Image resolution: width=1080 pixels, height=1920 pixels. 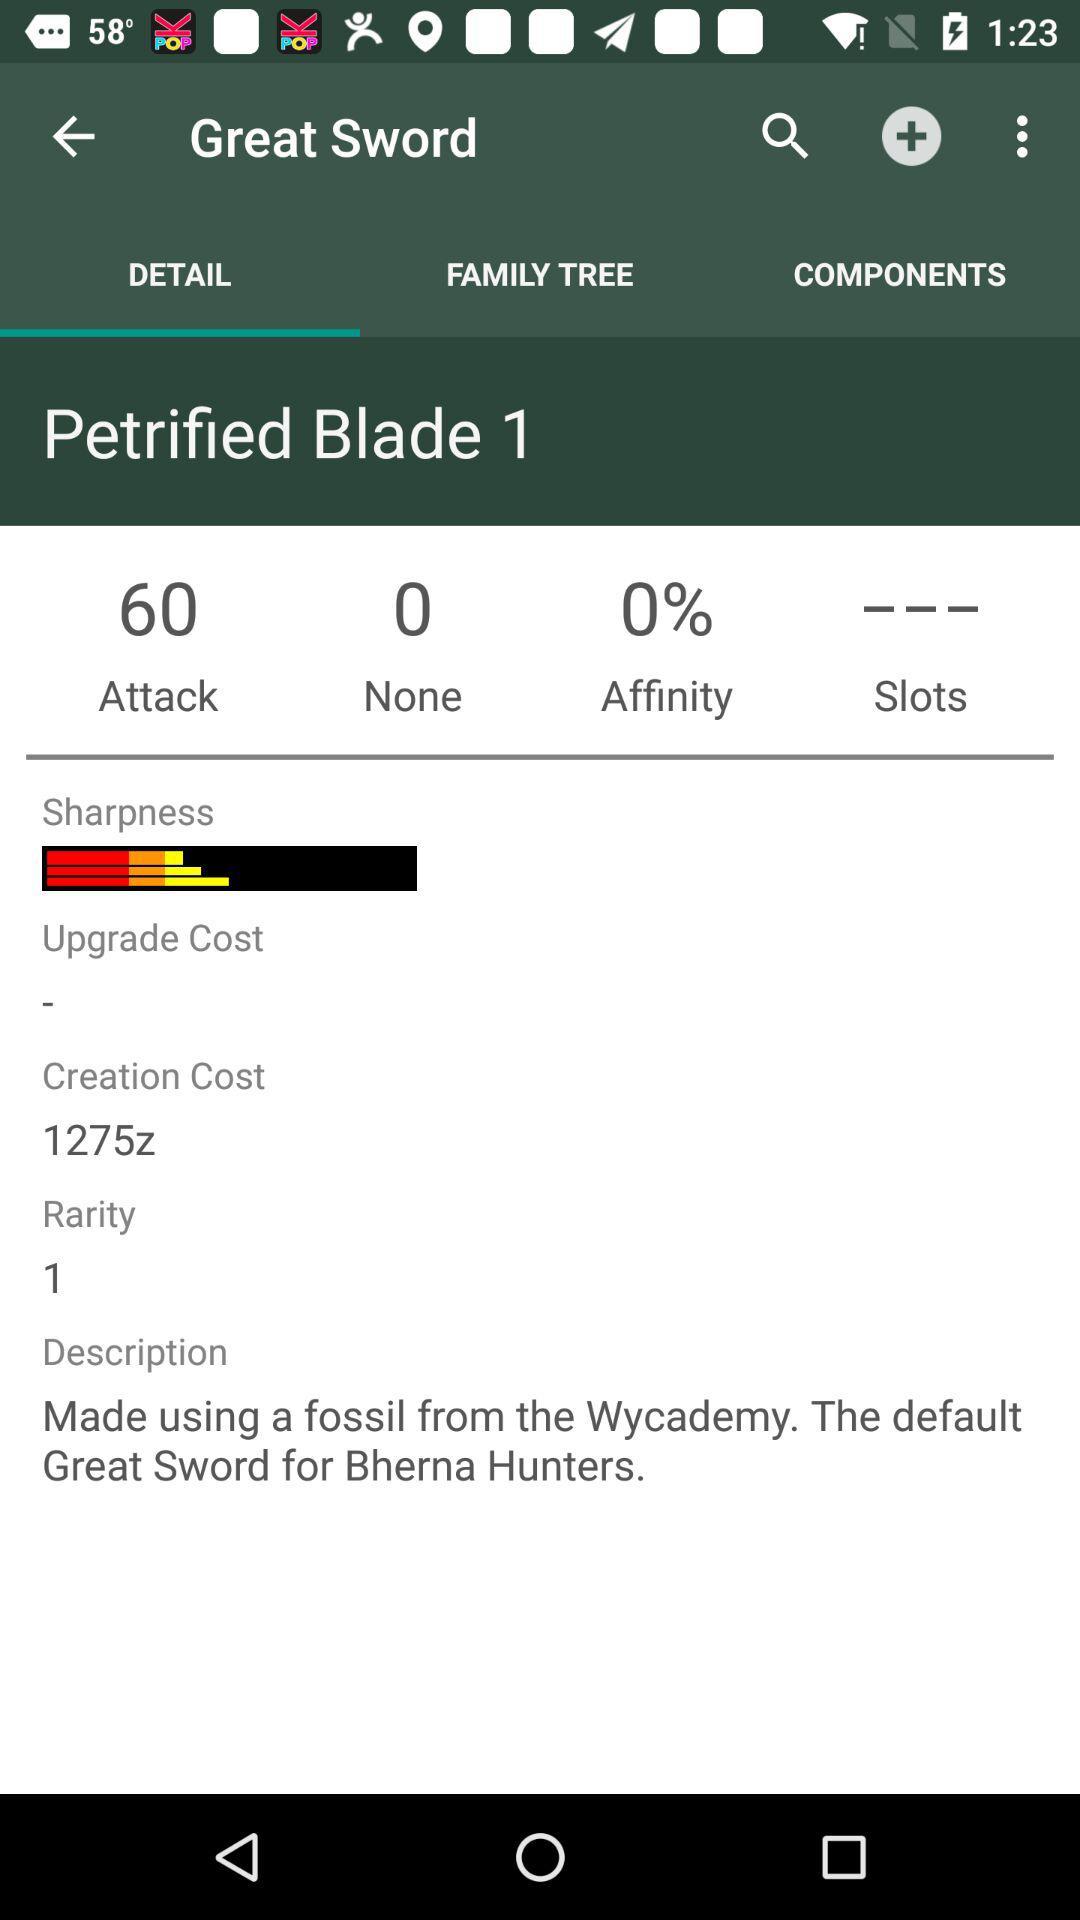 I want to click on item to the left of great sword icon, so click(x=72, y=135).